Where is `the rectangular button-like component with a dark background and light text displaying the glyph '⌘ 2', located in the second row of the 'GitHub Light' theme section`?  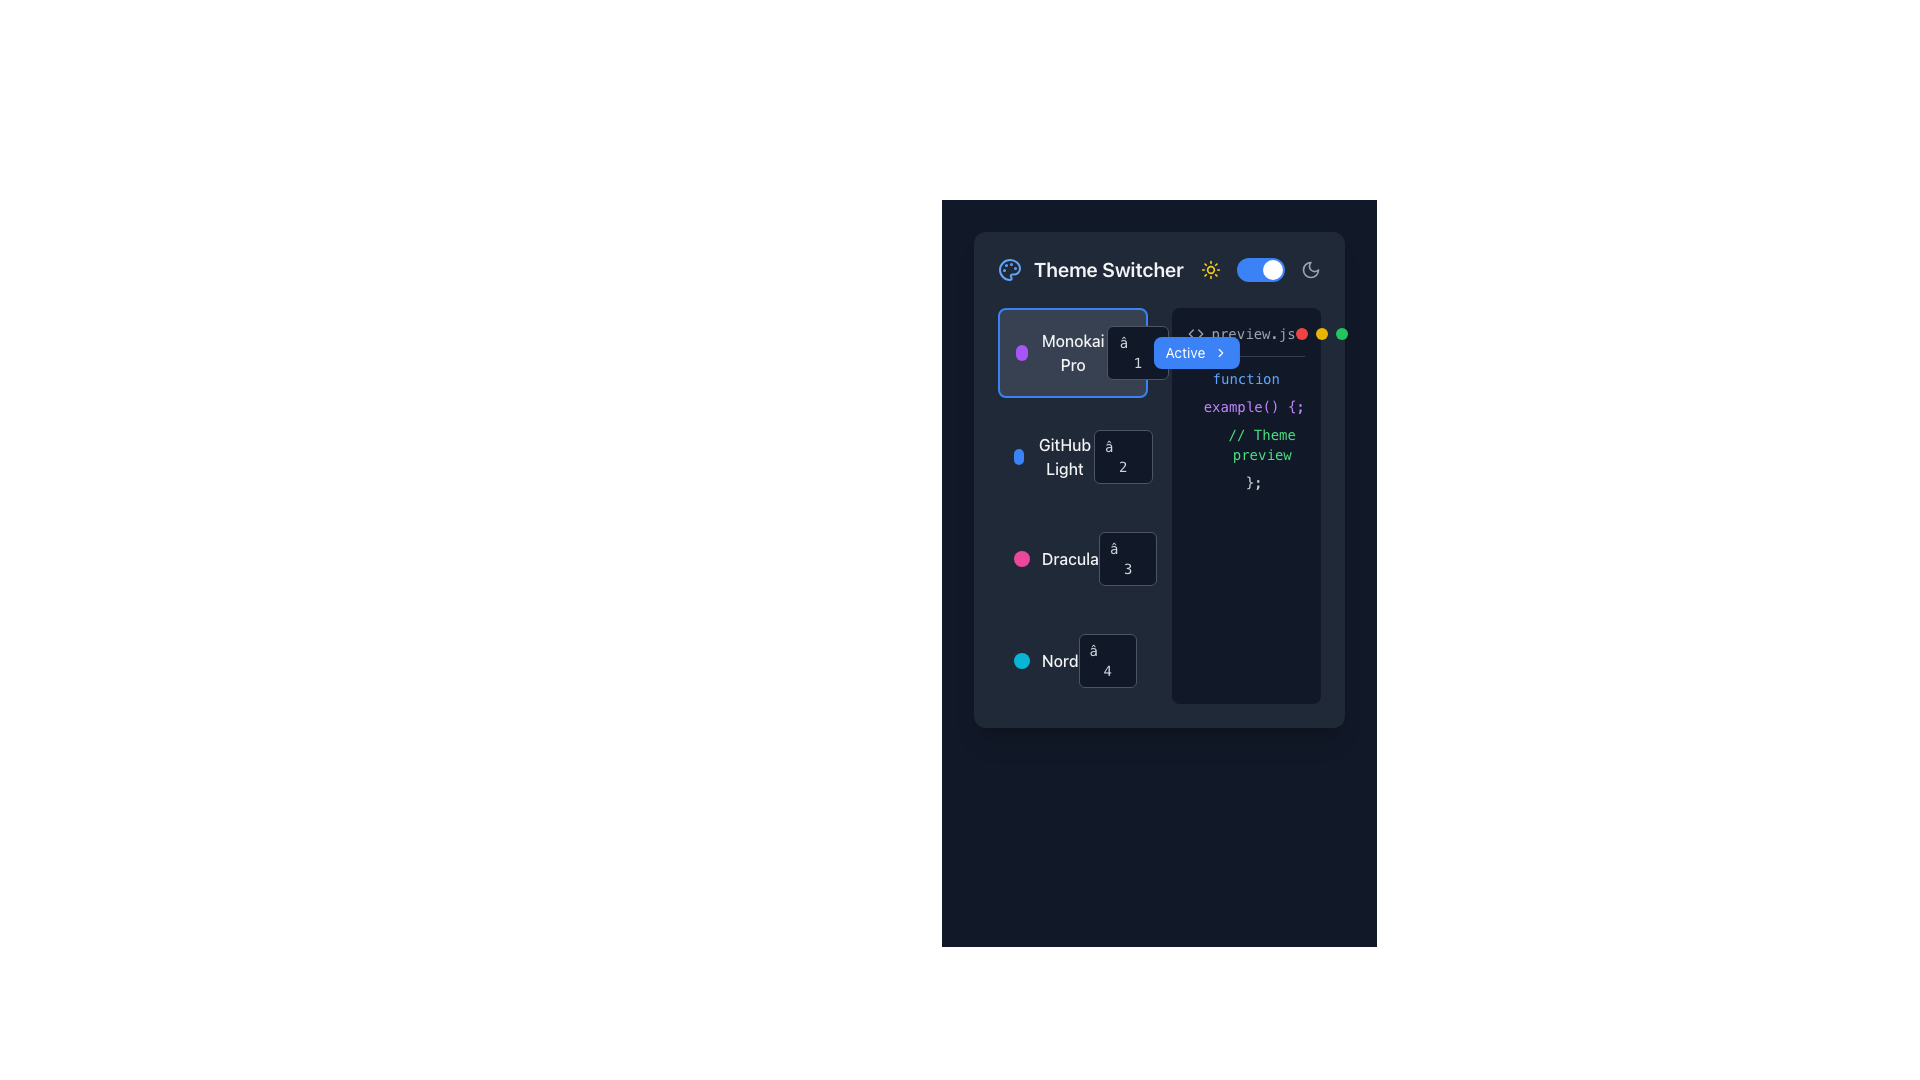
the rectangular button-like component with a dark background and light text displaying the glyph '⌘ 2', located in the second row of the 'GitHub Light' theme section is located at coordinates (1123, 456).